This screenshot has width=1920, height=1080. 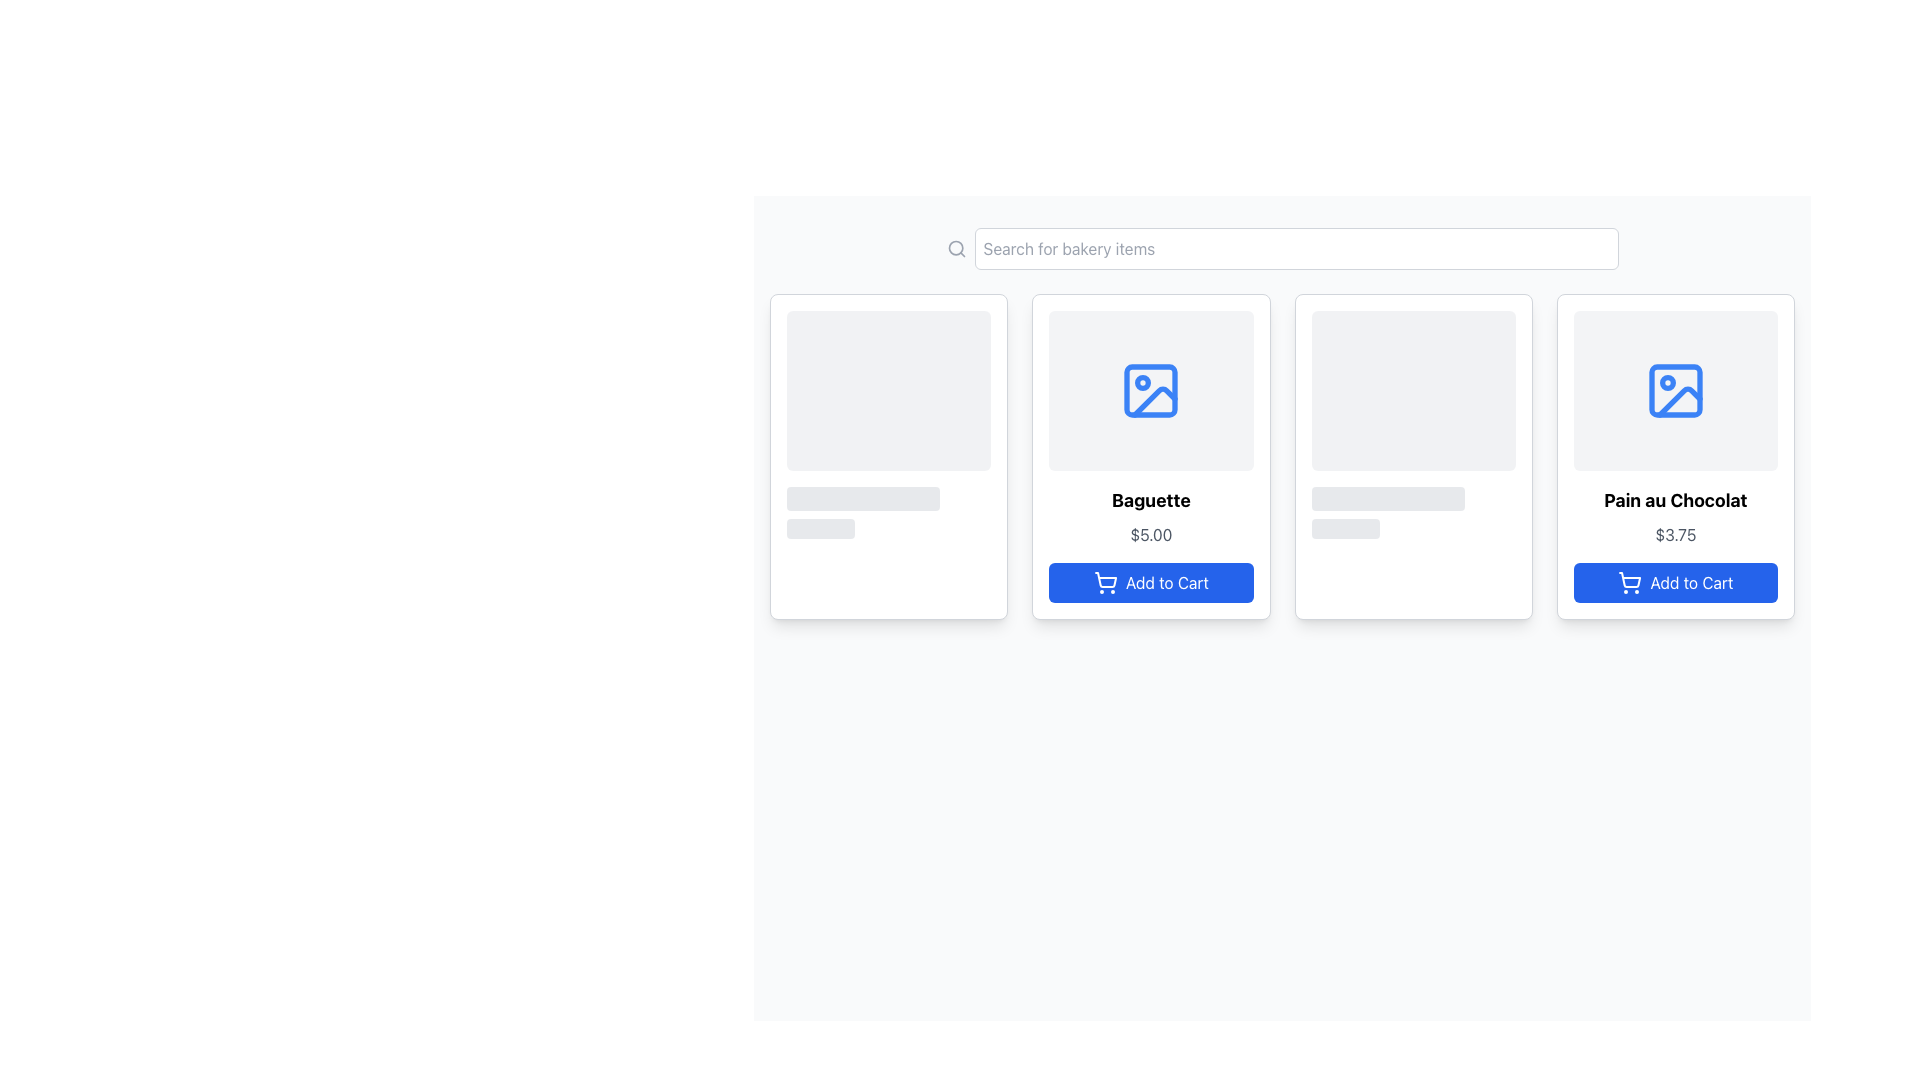 I want to click on the small blue circular Iconic indicator located in the top-left corner of the 'Pain au Chocolat' product card, which is the third card in a row of product cards, so click(x=1667, y=382).